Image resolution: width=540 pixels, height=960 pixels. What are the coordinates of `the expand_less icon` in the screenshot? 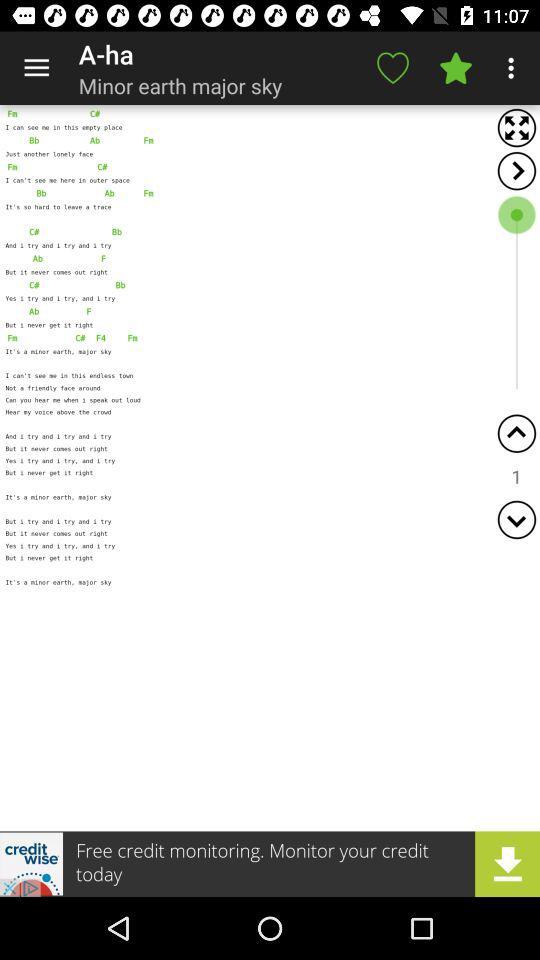 It's located at (516, 433).